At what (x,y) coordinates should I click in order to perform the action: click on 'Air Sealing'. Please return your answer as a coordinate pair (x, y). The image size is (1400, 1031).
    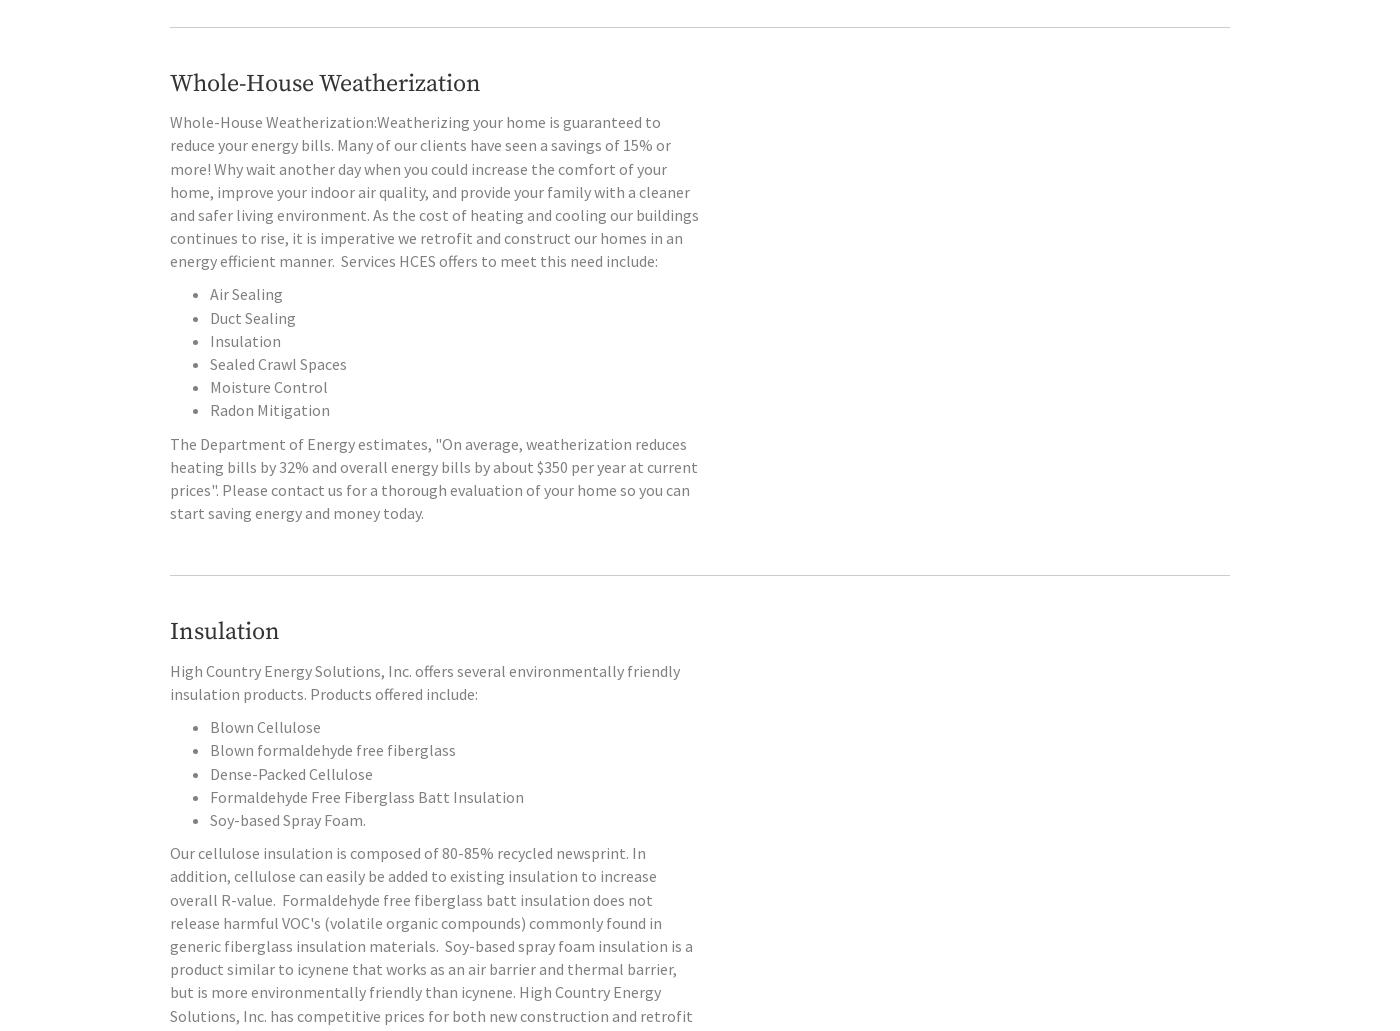
    Looking at the image, I should click on (246, 335).